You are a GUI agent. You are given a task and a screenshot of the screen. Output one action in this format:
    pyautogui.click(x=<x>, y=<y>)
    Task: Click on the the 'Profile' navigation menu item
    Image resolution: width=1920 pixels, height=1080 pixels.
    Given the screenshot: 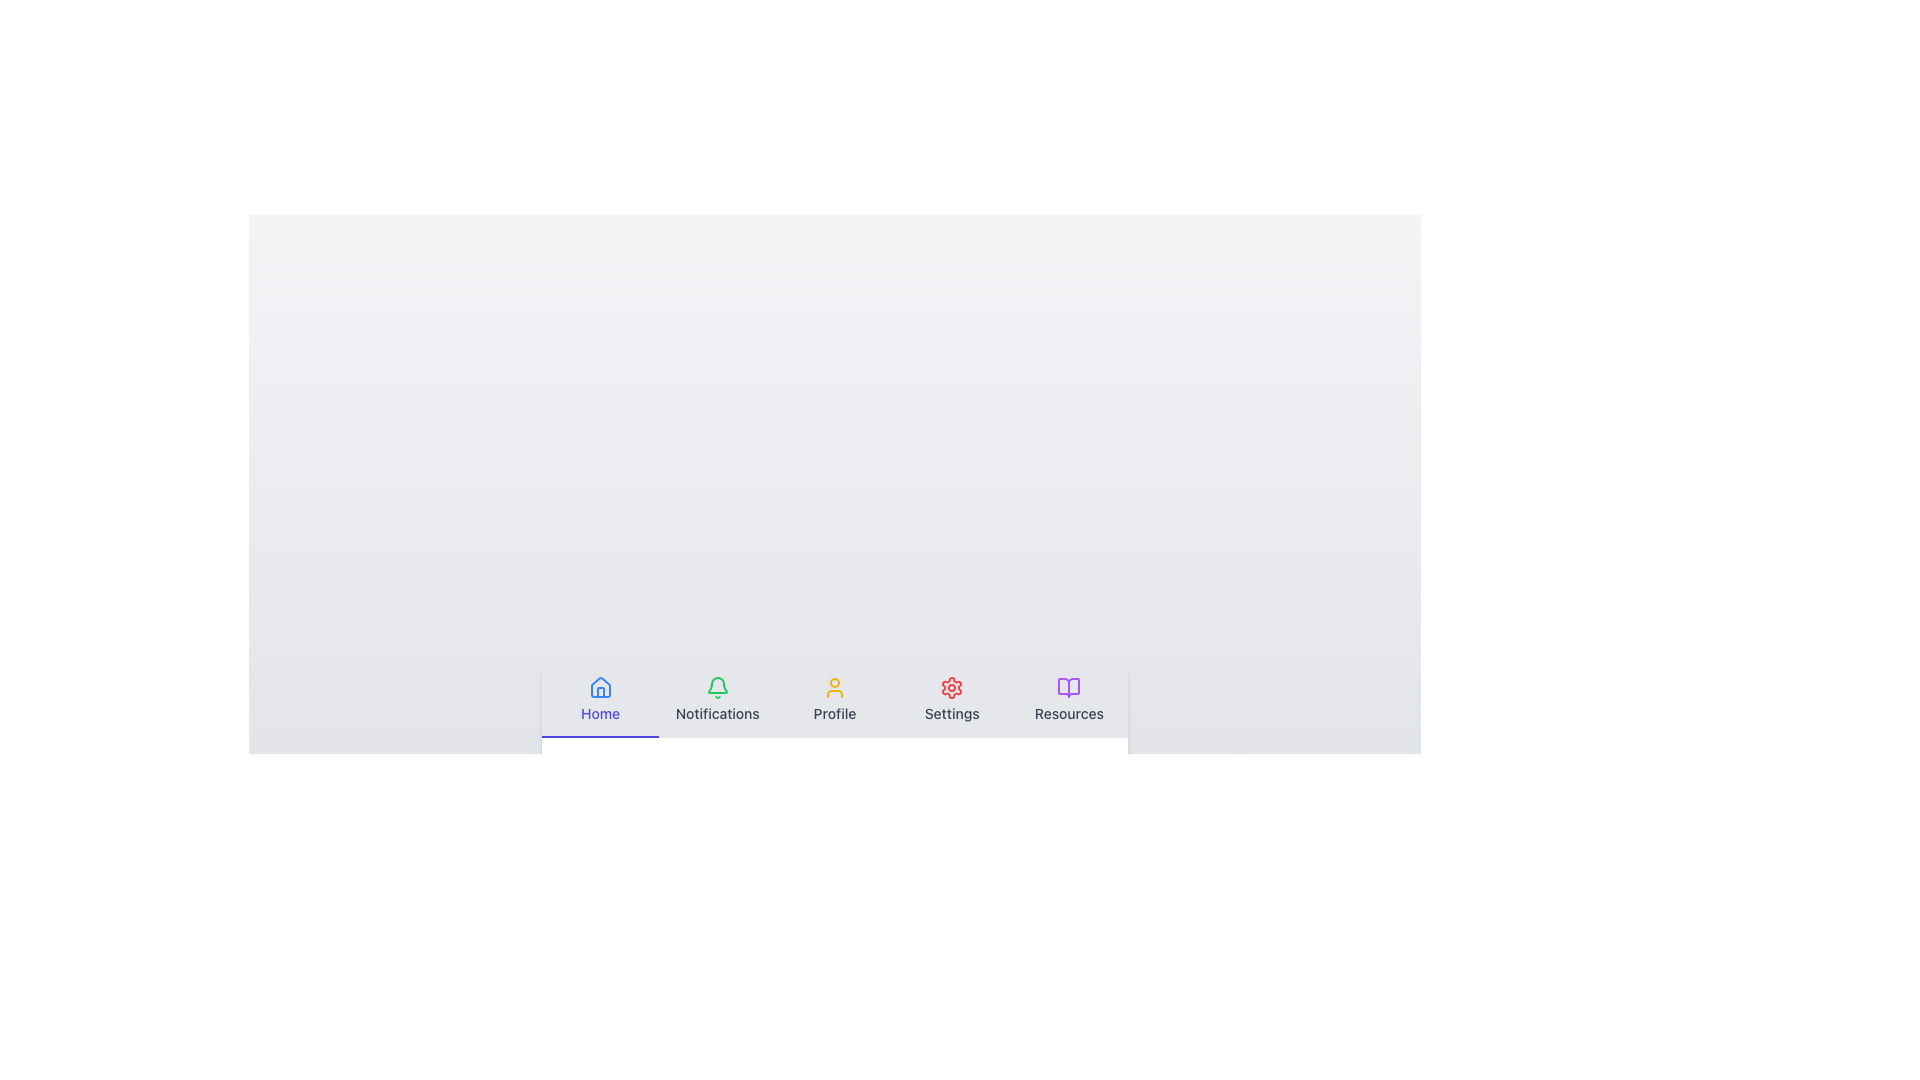 What is the action you would take?
    pyautogui.click(x=835, y=700)
    